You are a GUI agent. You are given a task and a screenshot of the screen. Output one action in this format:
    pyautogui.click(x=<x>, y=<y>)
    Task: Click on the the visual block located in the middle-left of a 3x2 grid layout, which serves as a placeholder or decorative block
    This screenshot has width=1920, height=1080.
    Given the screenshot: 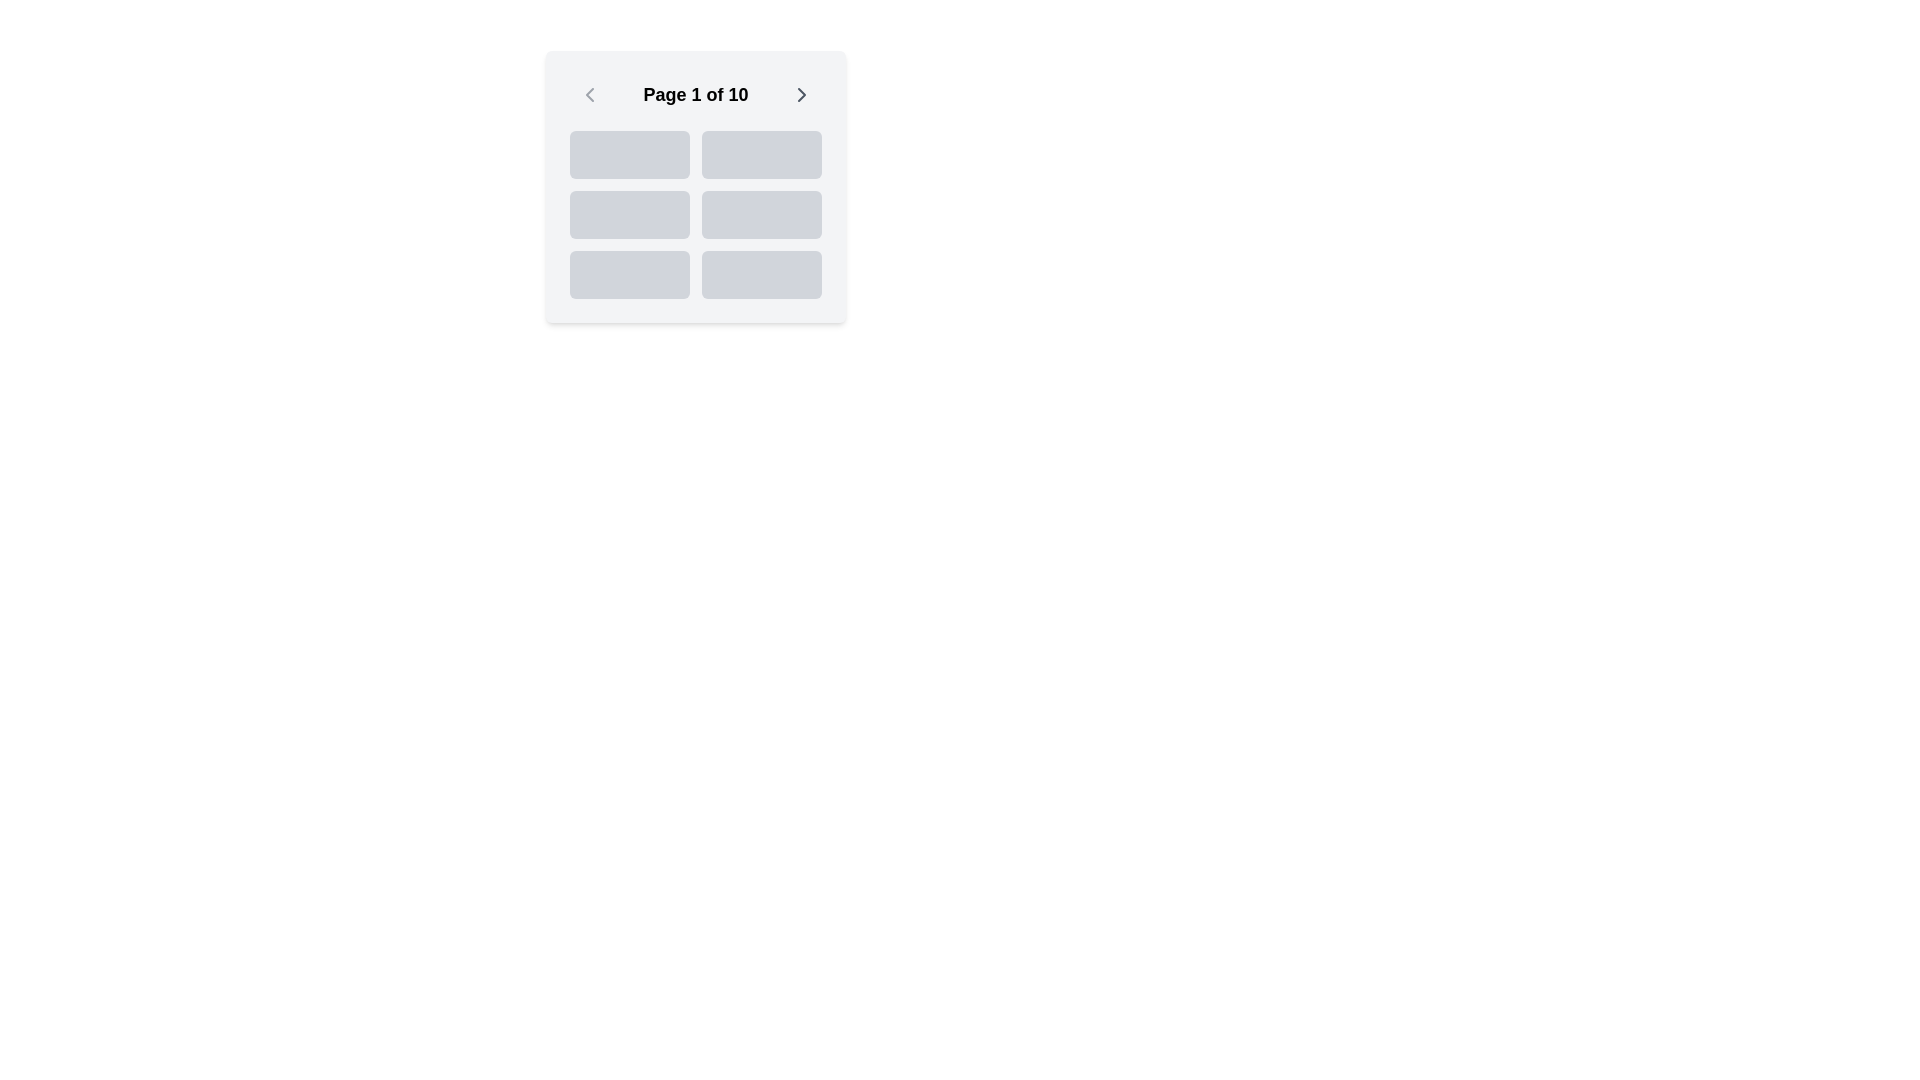 What is the action you would take?
    pyautogui.click(x=628, y=215)
    